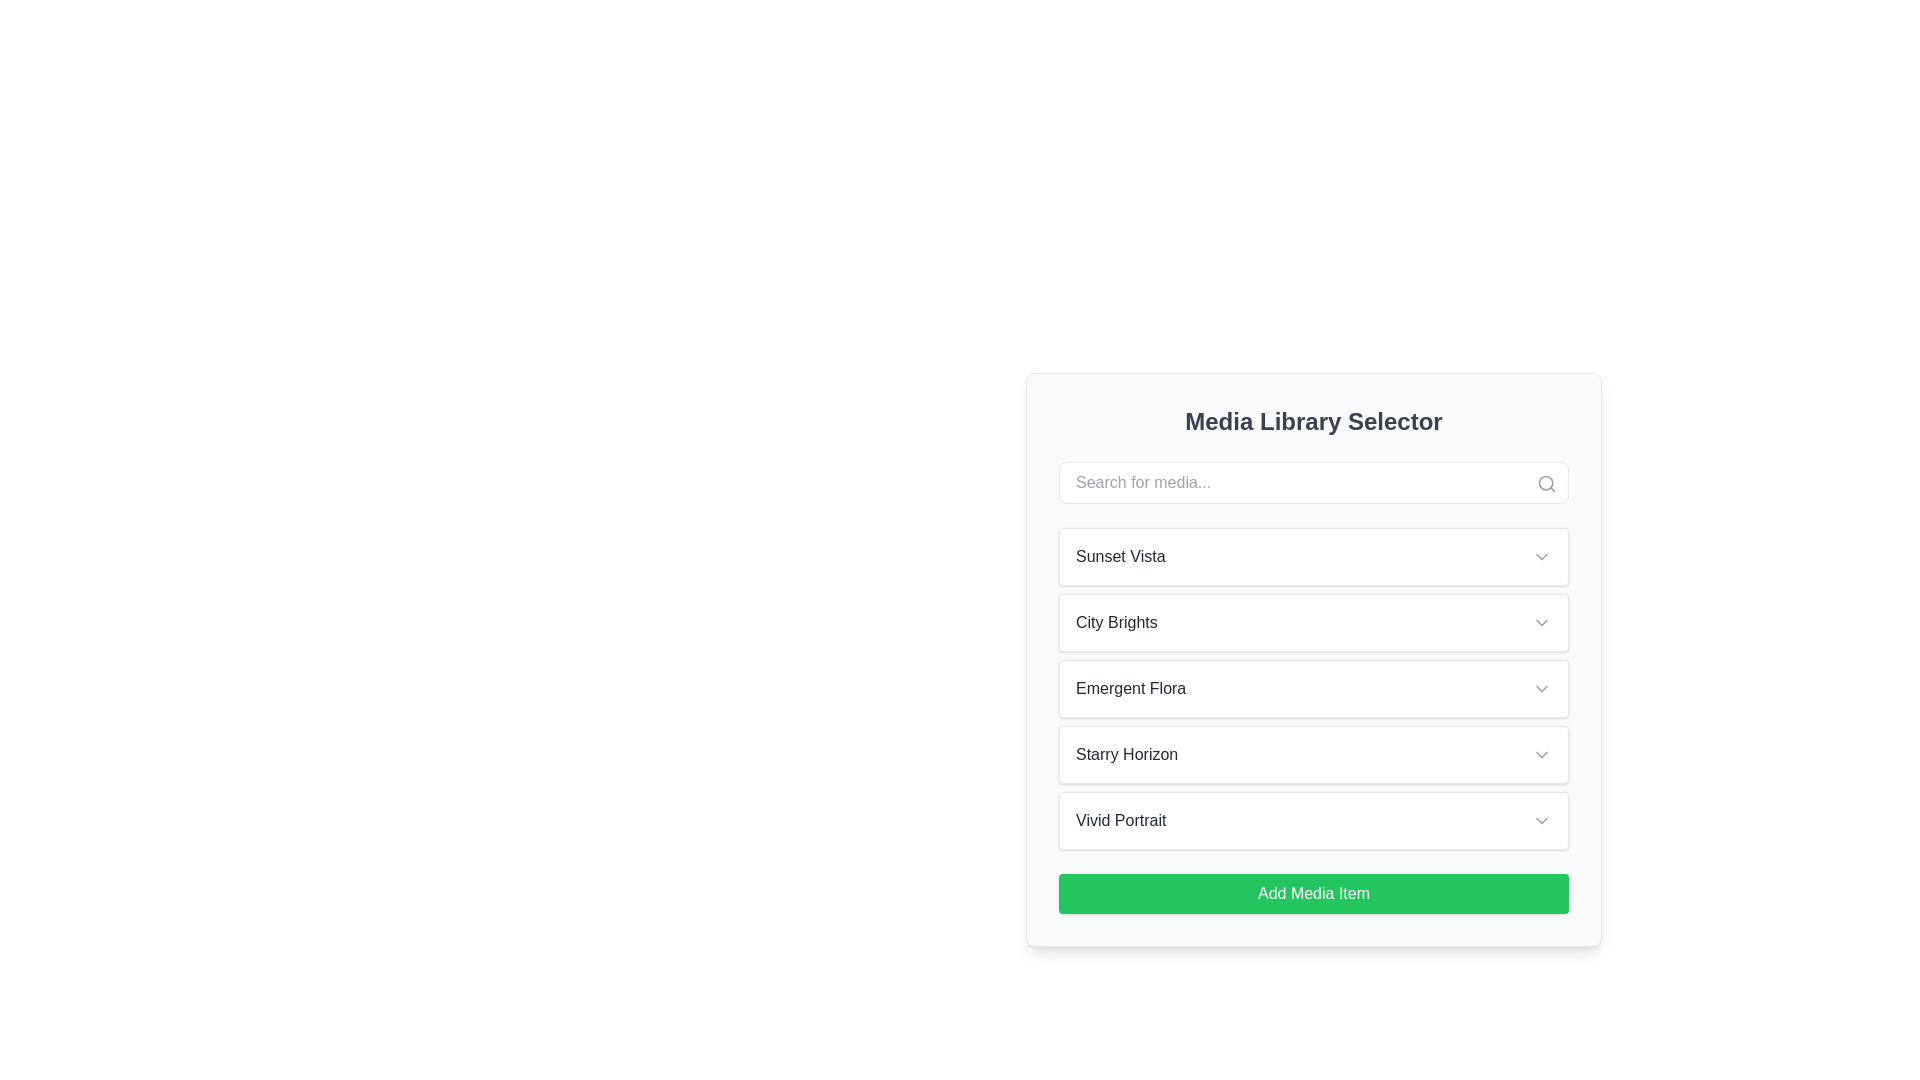 The width and height of the screenshot is (1920, 1080). I want to click on the 'City Brights' text label in the 'Media Library Selector' panel, which serves as a title for a selectable media category, so click(1115, 622).